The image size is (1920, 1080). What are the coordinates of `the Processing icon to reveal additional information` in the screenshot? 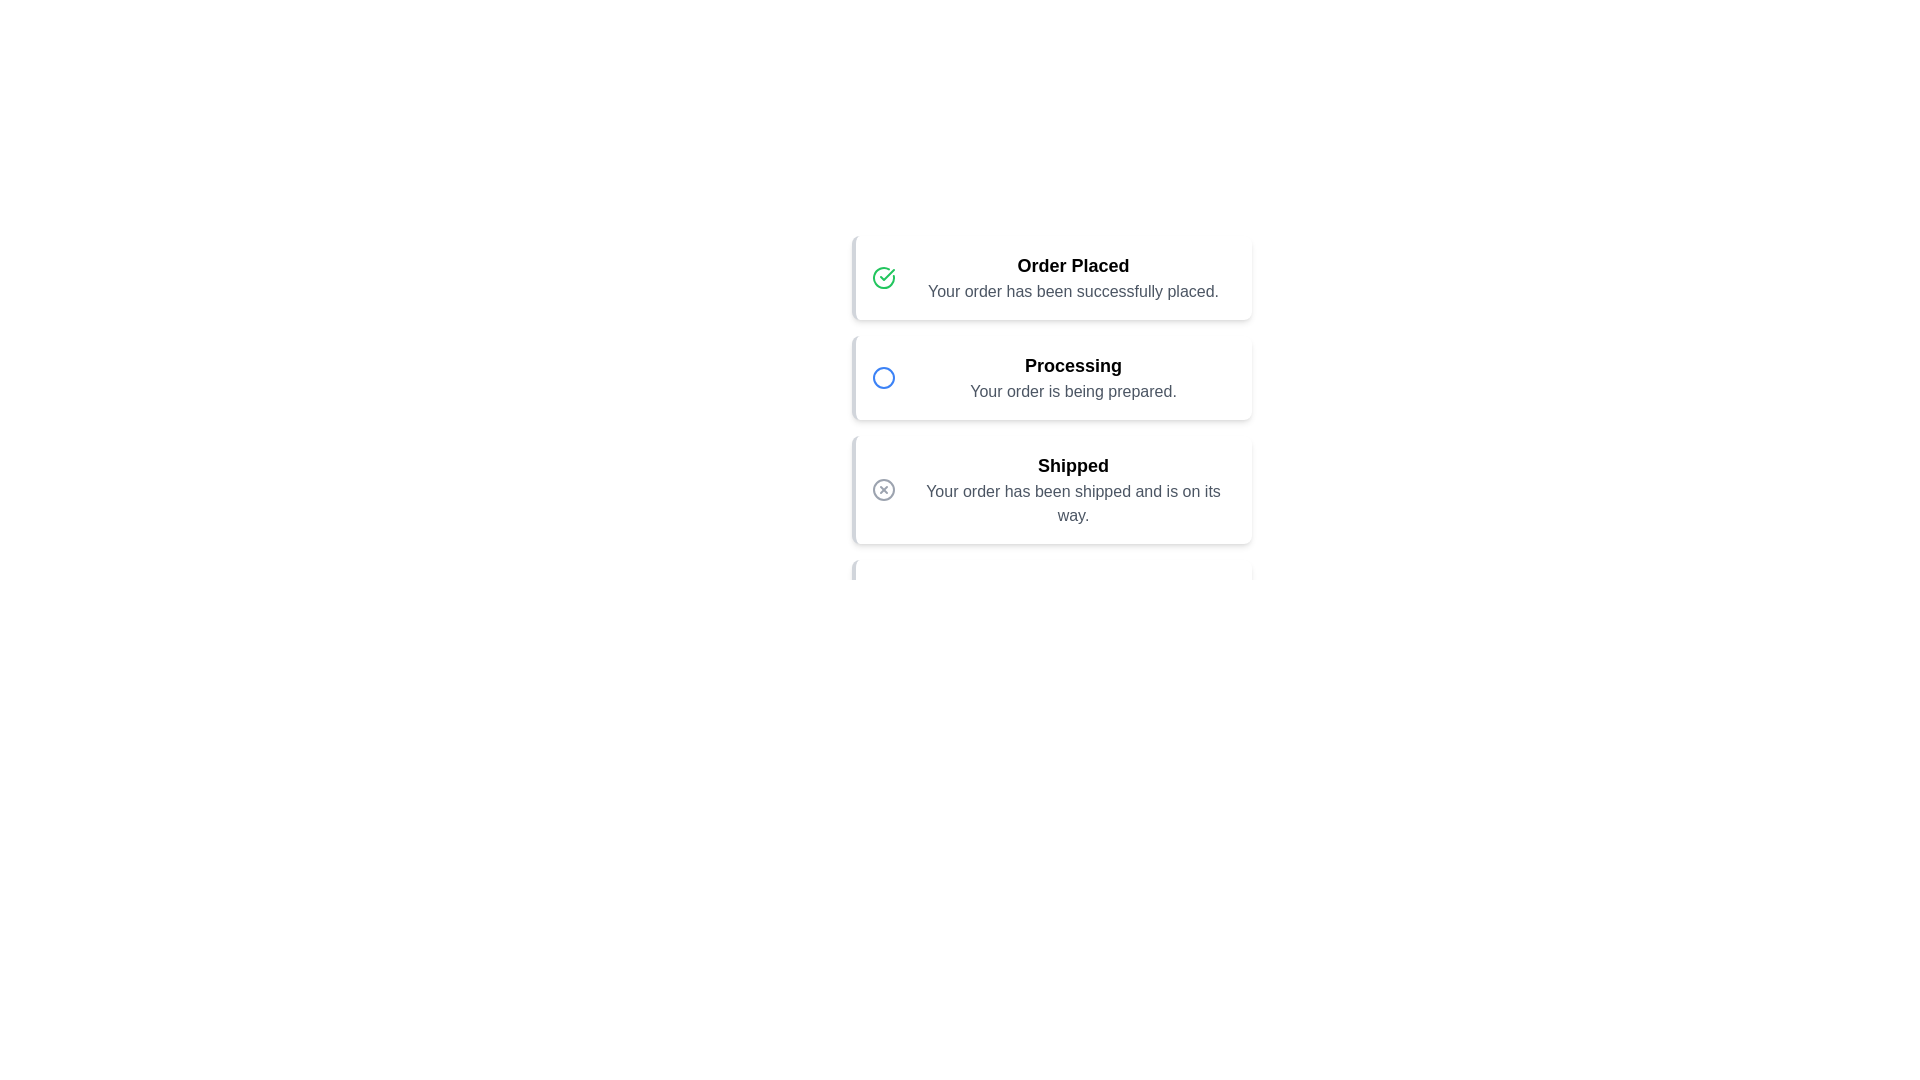 It's located at (882, 378).